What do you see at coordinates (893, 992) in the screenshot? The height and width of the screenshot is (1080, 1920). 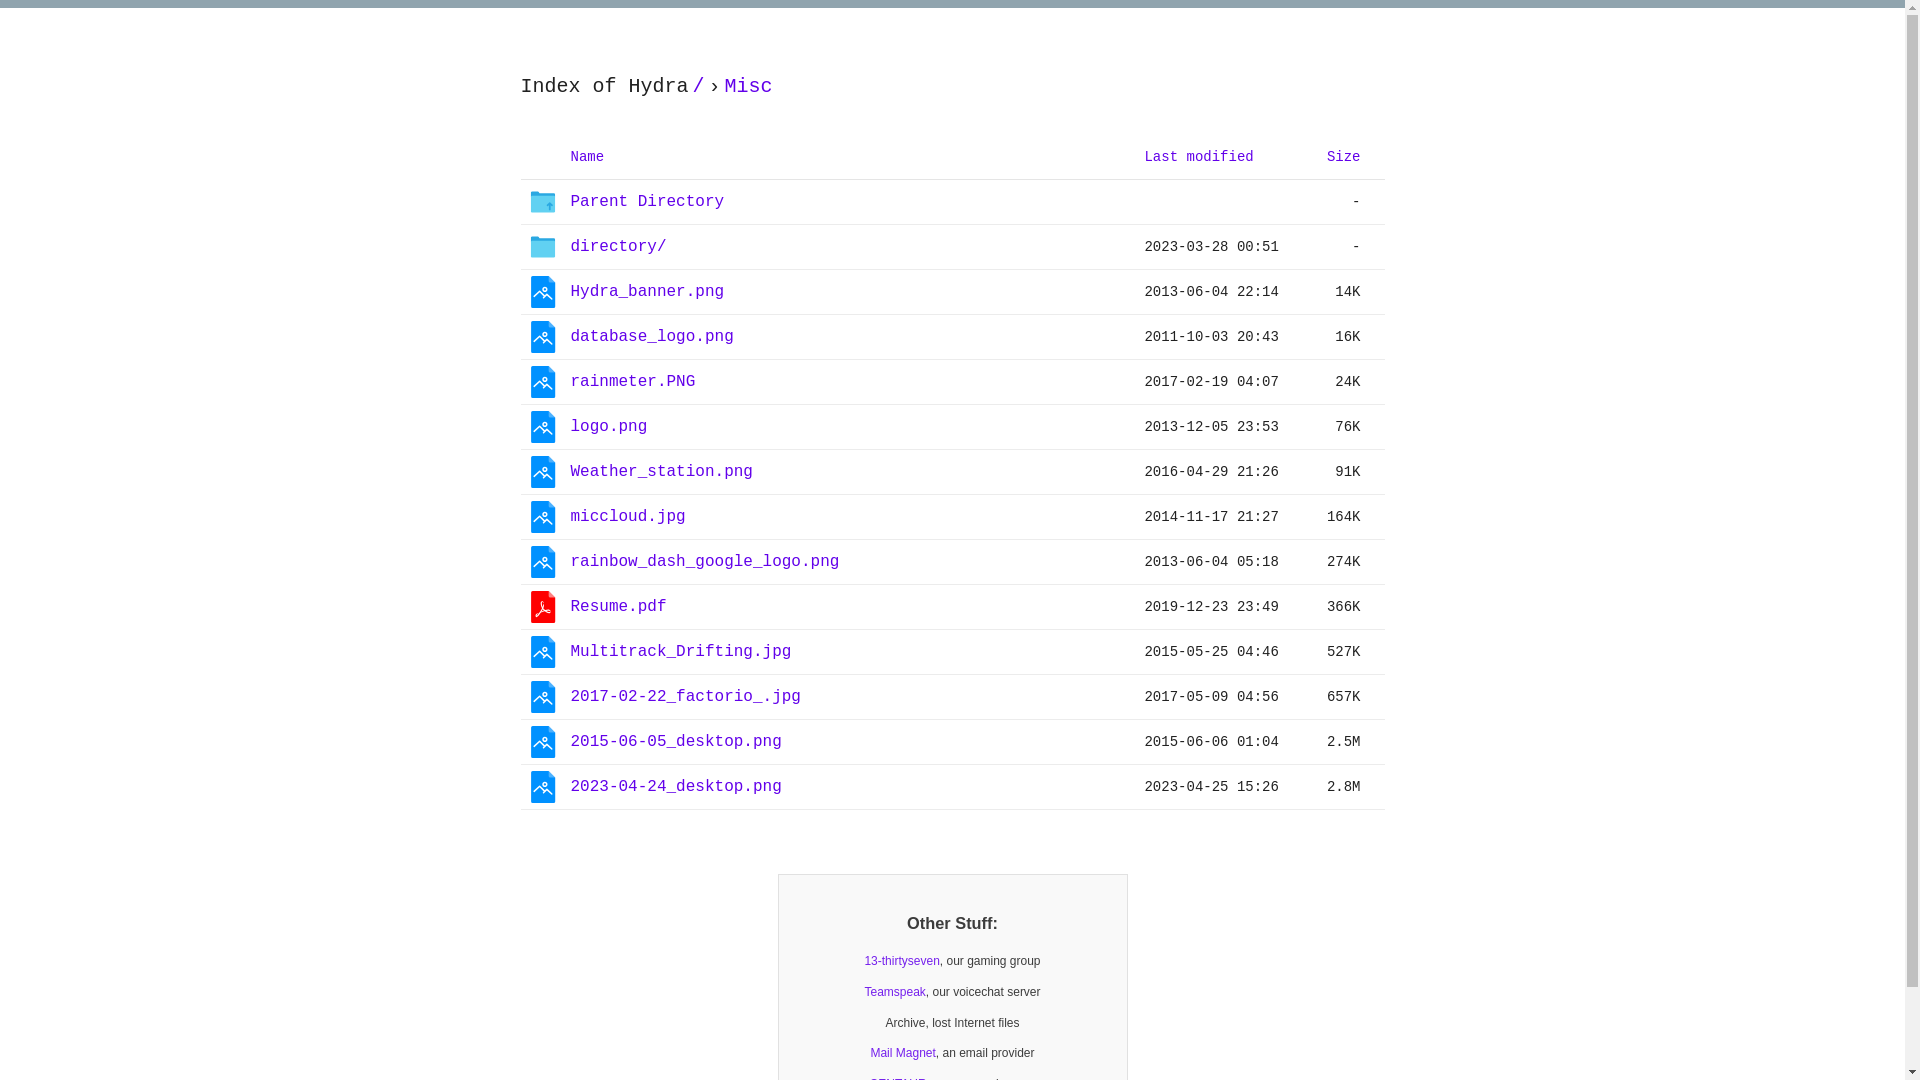 I see `'Teamspeak'` at bounding box center [893, 992].